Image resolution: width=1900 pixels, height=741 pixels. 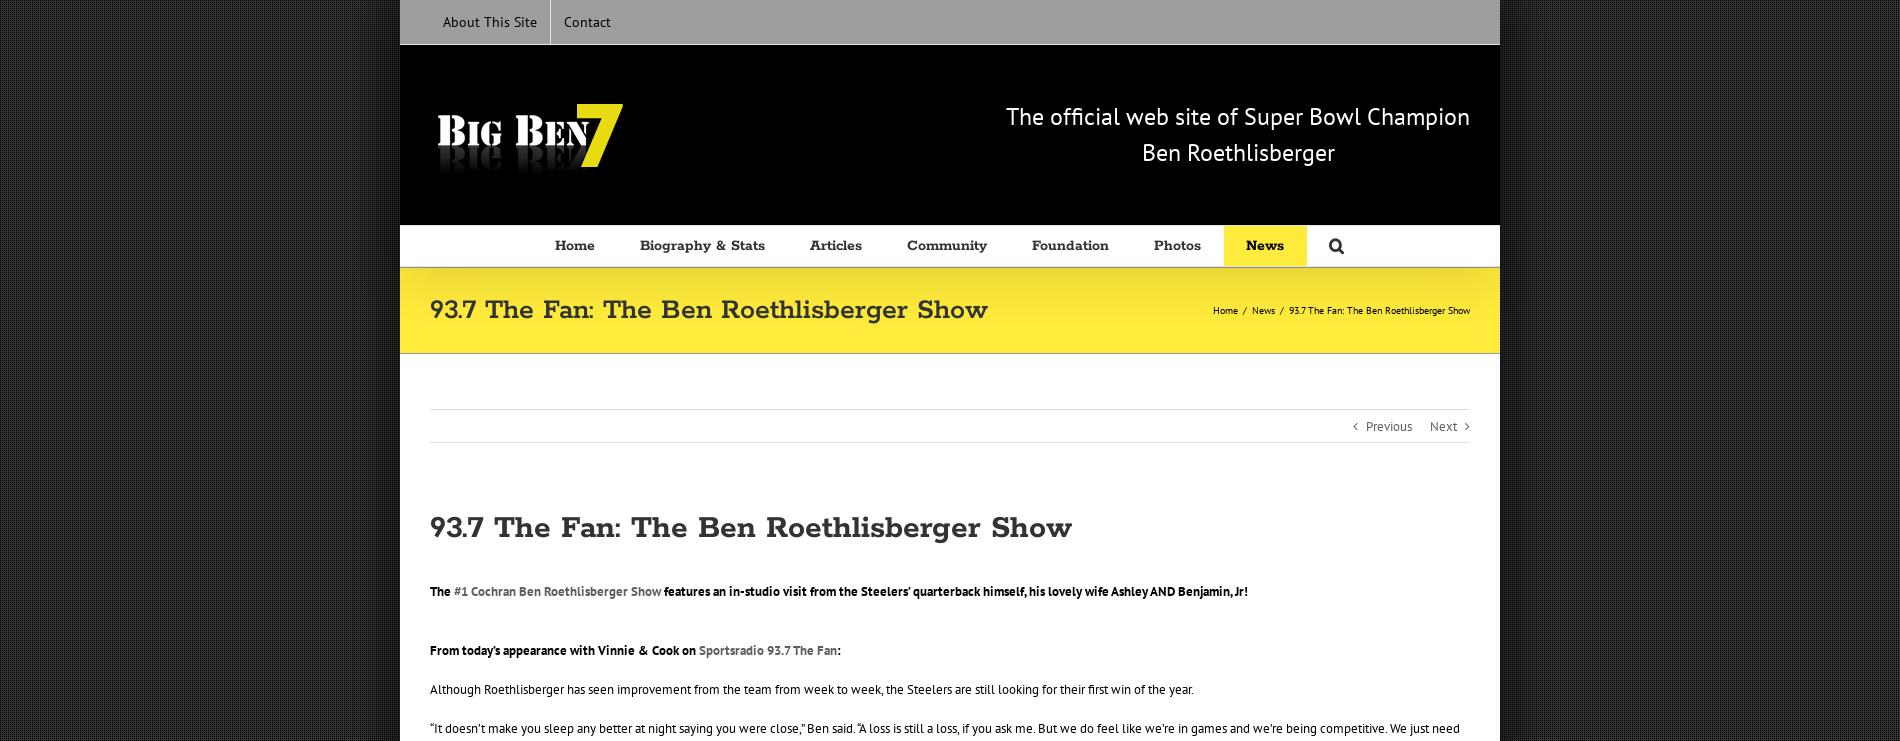 What do you see at coordinates (661, 590) in the screenshot?
I see `'features an in-studio visit from the Steelers’ quarterback himself, his lovely wife Ashley AND Benjamin, Jr!'` at bounding box center [661, 590].